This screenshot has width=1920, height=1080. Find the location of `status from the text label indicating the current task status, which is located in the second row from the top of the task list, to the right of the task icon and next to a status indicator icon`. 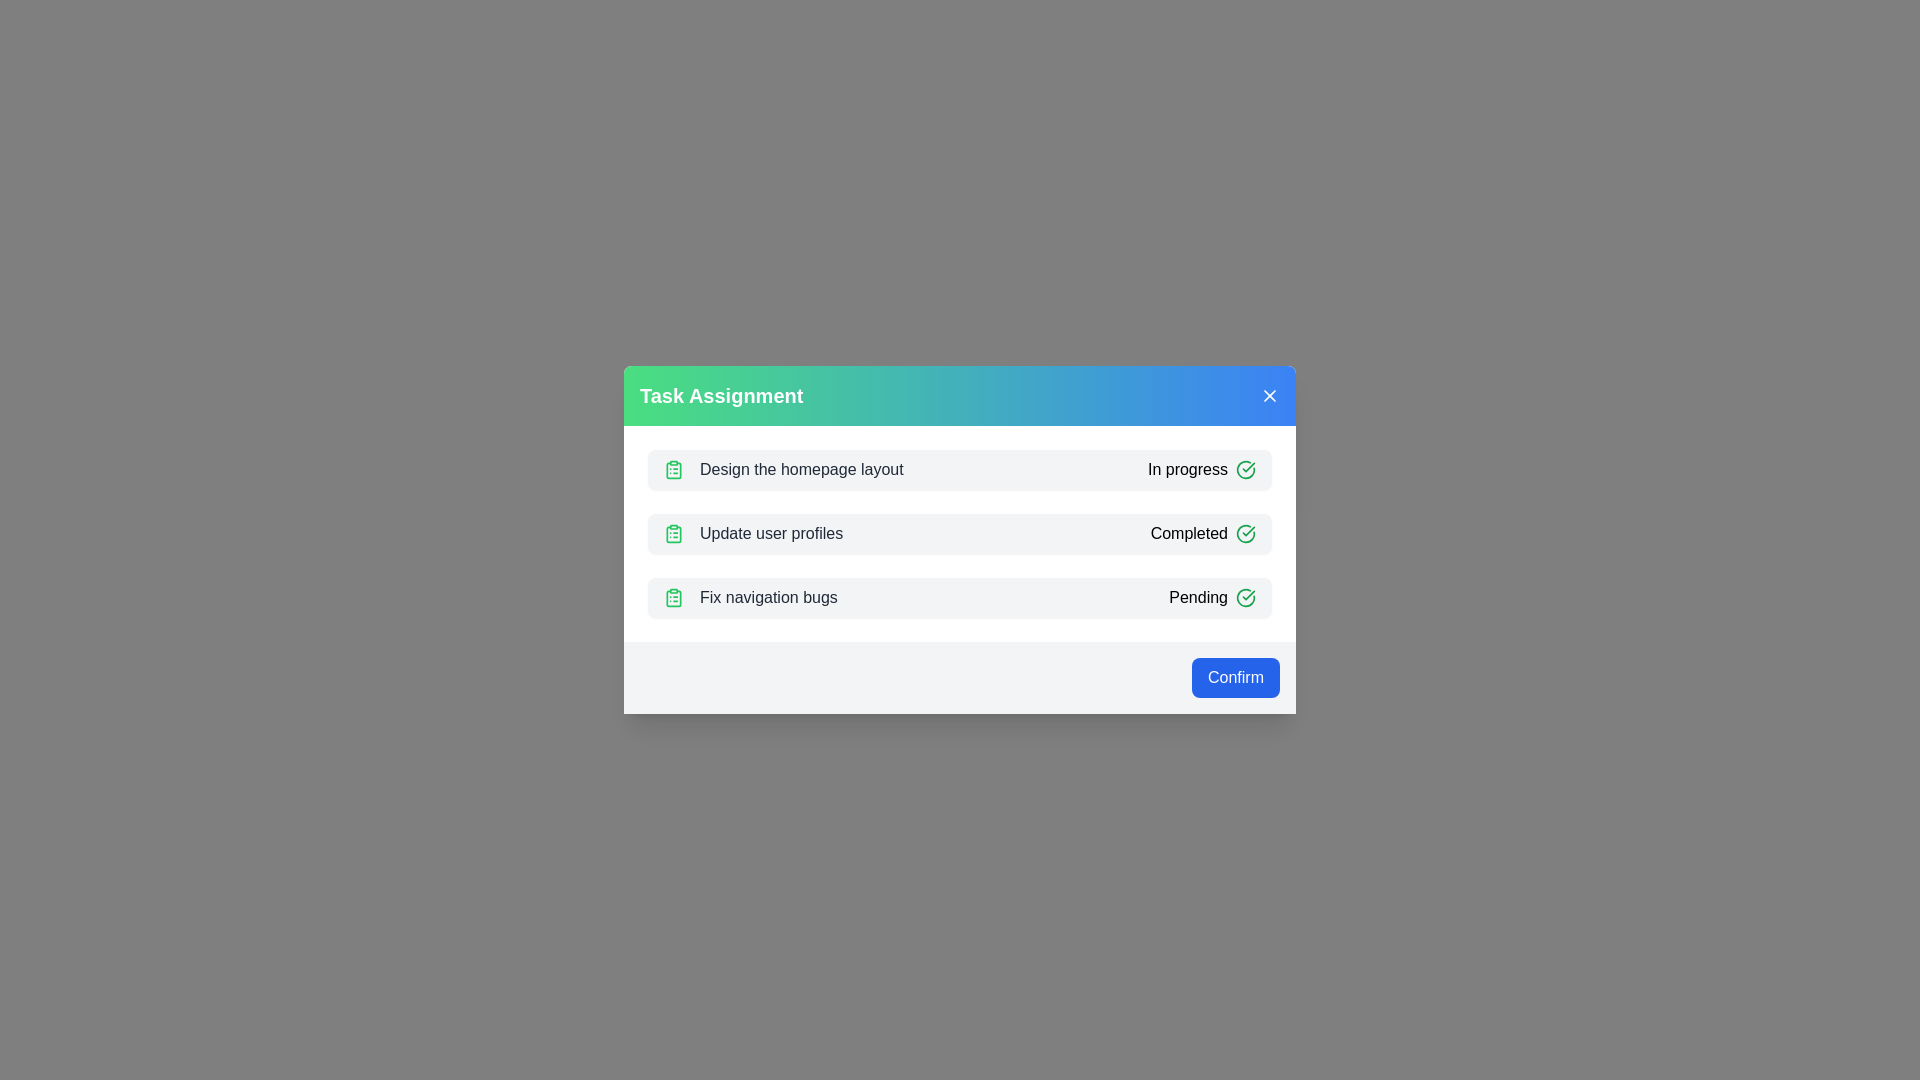

status from the text label indicating the current task status, which is located in the second row from the top of the task list, to the right of the task icon and next to a status indicator icon is located at coordinates (1187, 470).